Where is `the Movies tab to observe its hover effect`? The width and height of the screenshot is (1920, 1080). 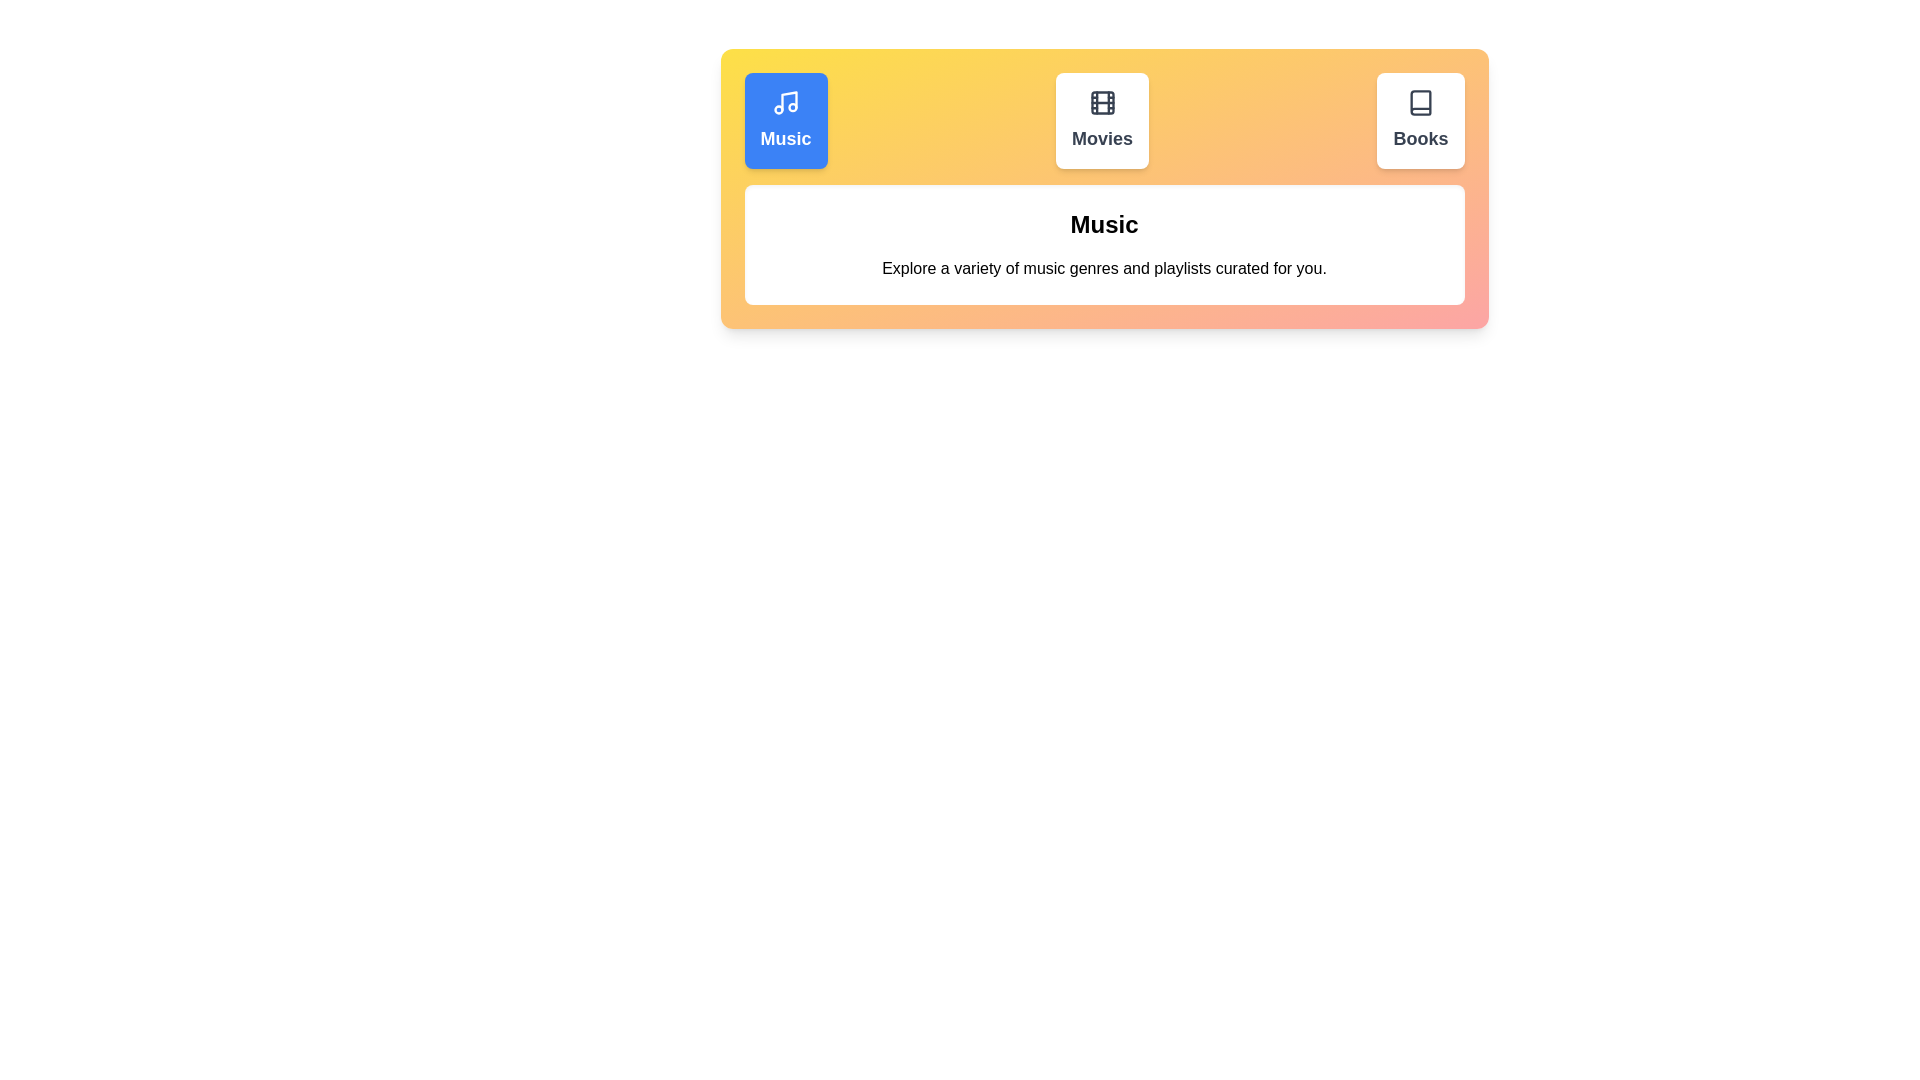 the Movies tab to observe its hover effect is located at coordinates (1101, 120).